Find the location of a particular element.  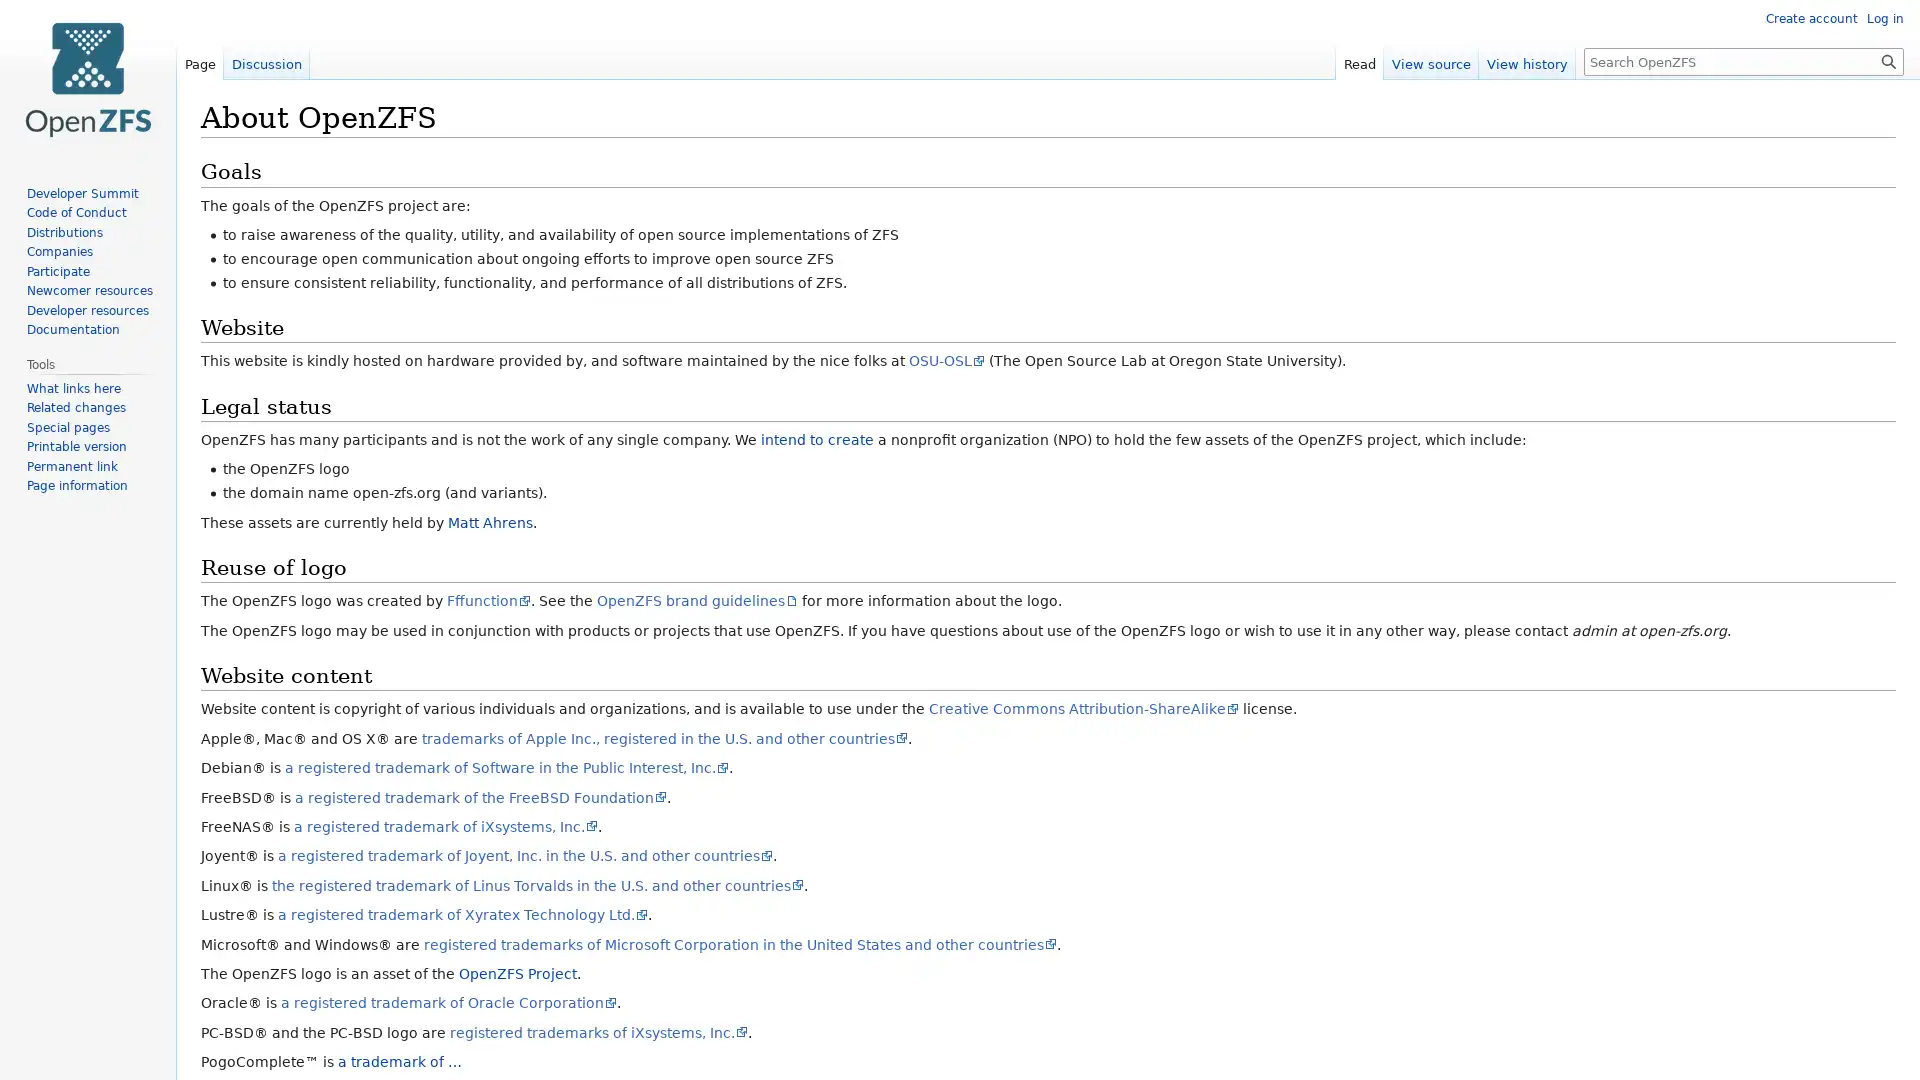

Search is located at coordinates (1888, 60).